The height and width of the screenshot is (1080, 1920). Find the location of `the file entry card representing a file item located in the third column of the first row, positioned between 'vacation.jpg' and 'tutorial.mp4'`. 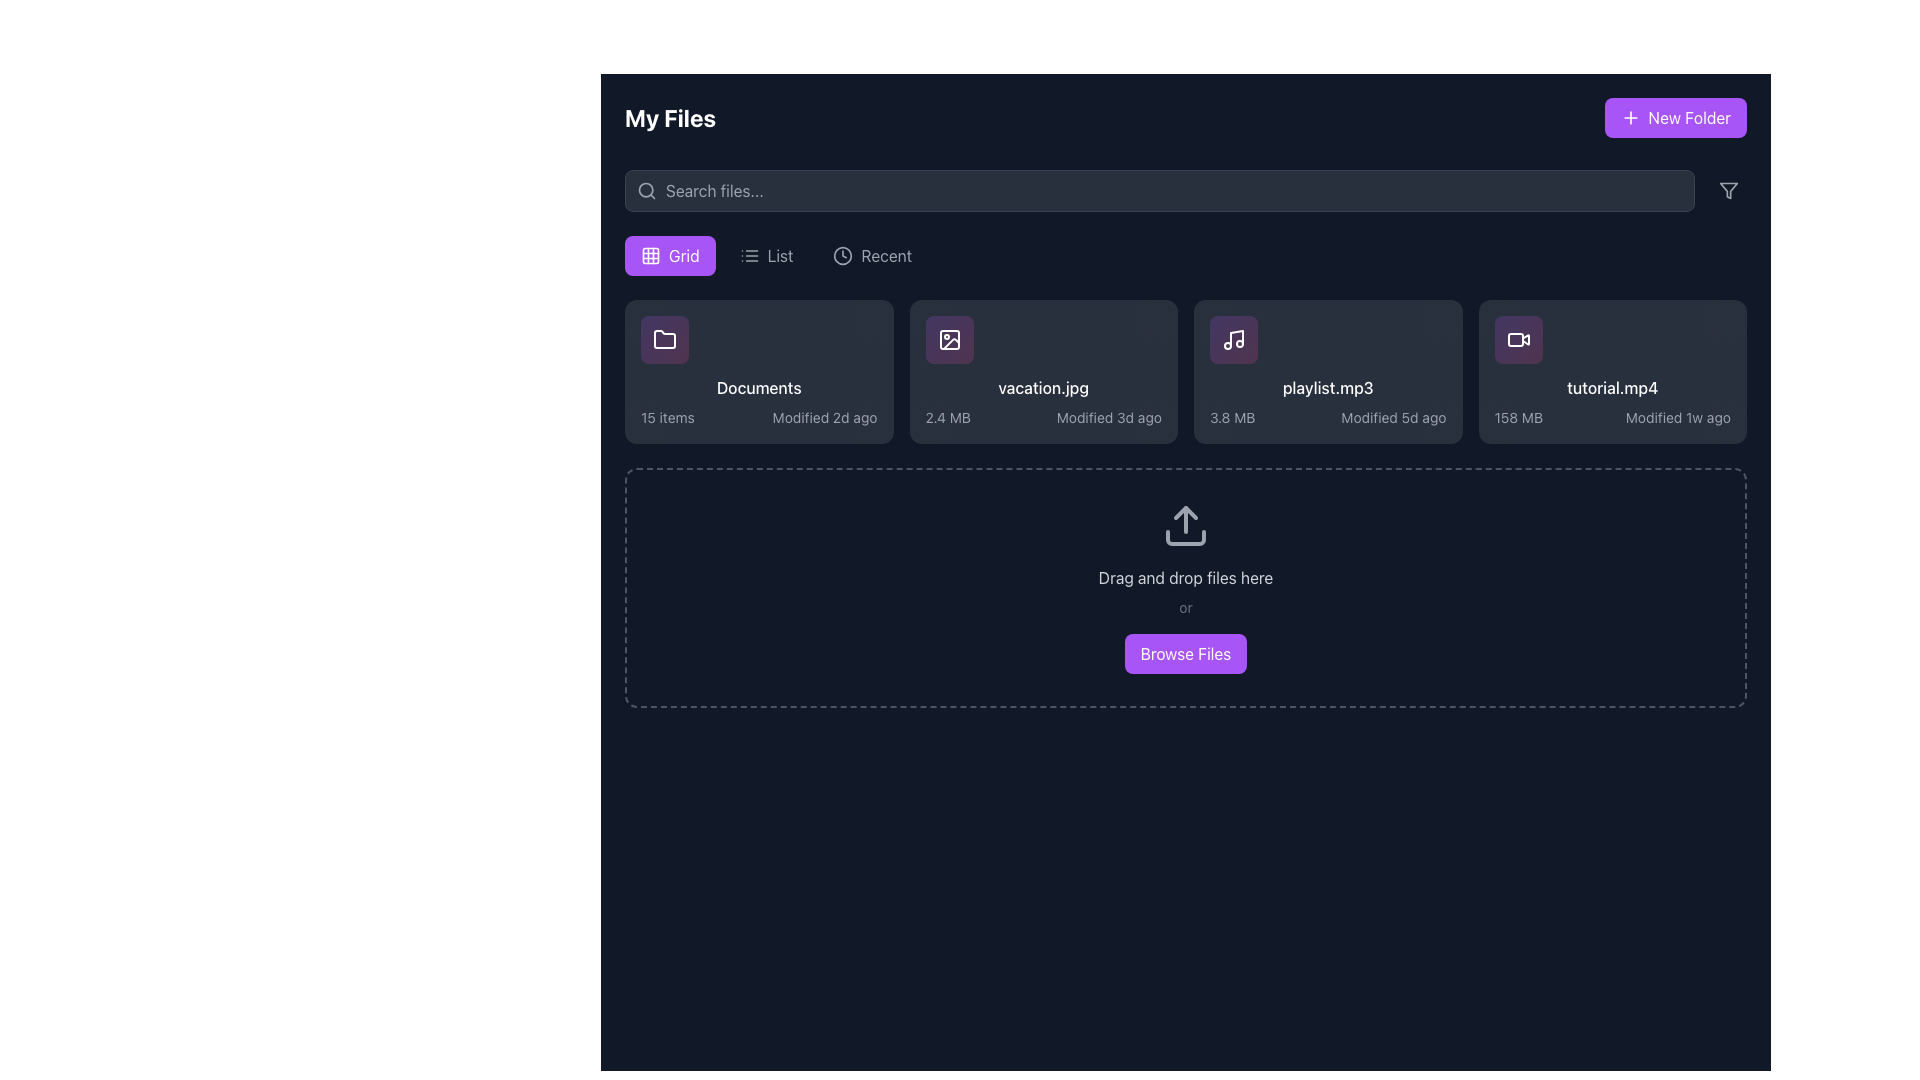

the file entry card representing a file item located in the third column of the first row, positioned between 'vacation.jpg' and 'tutorial.mp4' is located at coordinates (1328, 371).